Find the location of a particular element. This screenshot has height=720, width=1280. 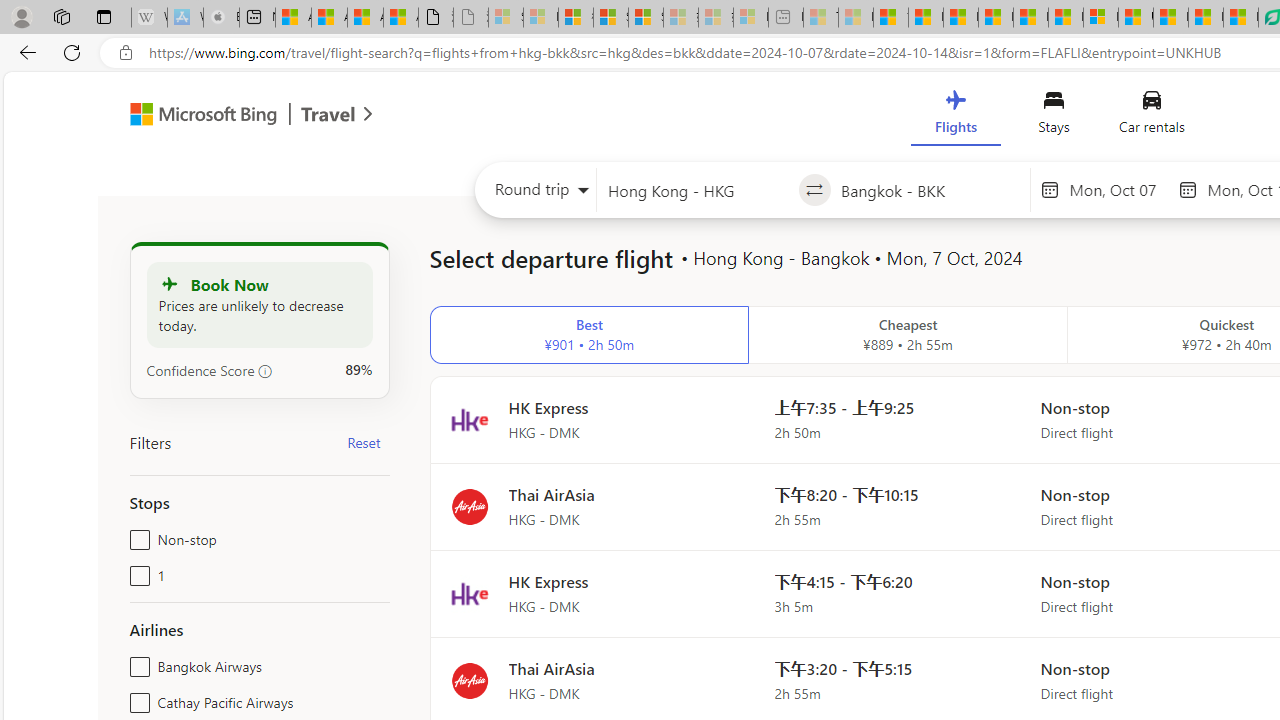

'Microsoft account | Account Checkup - Sleeping' is located at coordinates (749, 17).